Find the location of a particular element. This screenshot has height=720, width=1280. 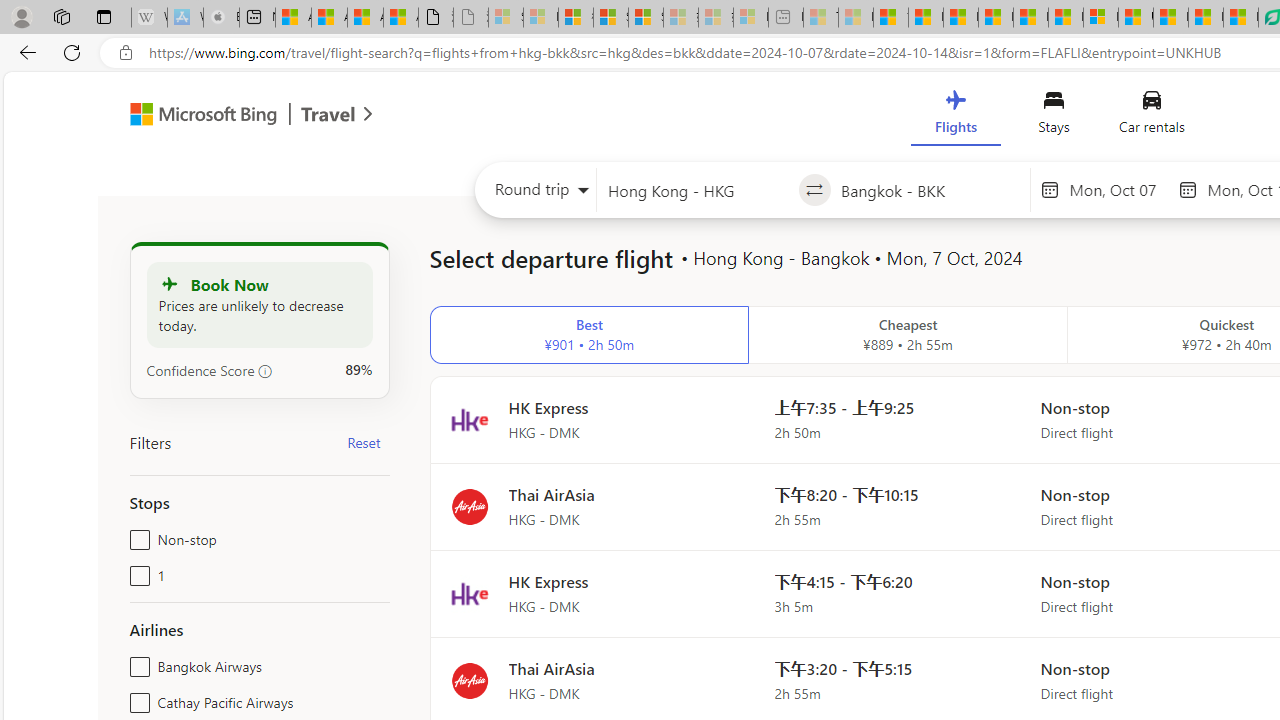

'Microsoft account | Account Checkup - Sleeping' is located at coordinates (749, 17).